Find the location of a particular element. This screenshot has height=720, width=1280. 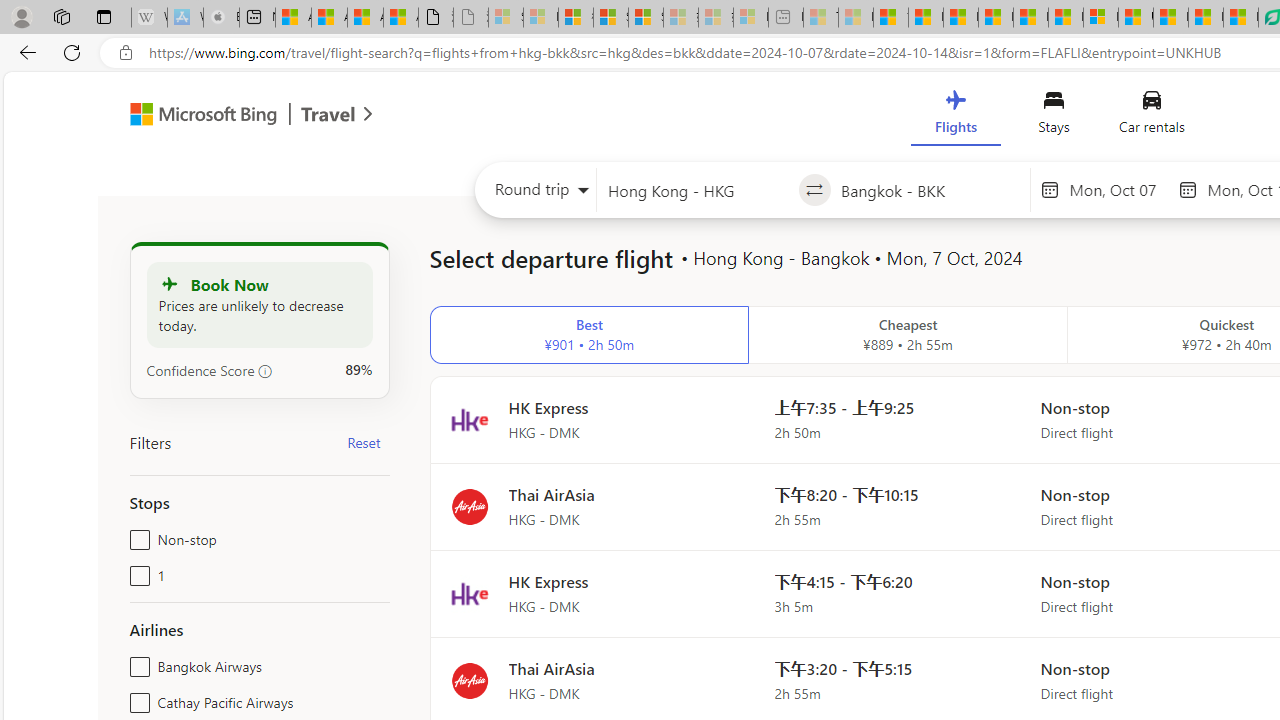

'Microsoft account | Account Checkup - Sleeping' is located at coordinates (749, 17).